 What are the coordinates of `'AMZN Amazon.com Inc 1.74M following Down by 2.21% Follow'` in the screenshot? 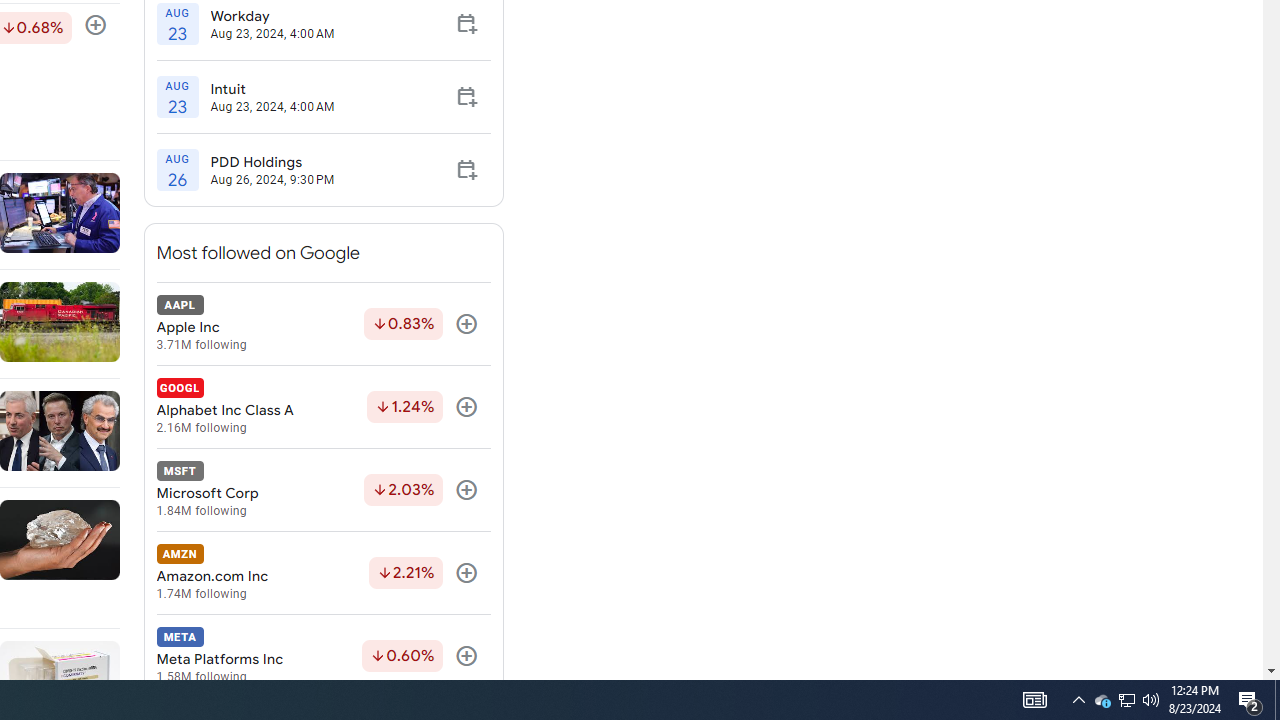 It's located at (323, 573).